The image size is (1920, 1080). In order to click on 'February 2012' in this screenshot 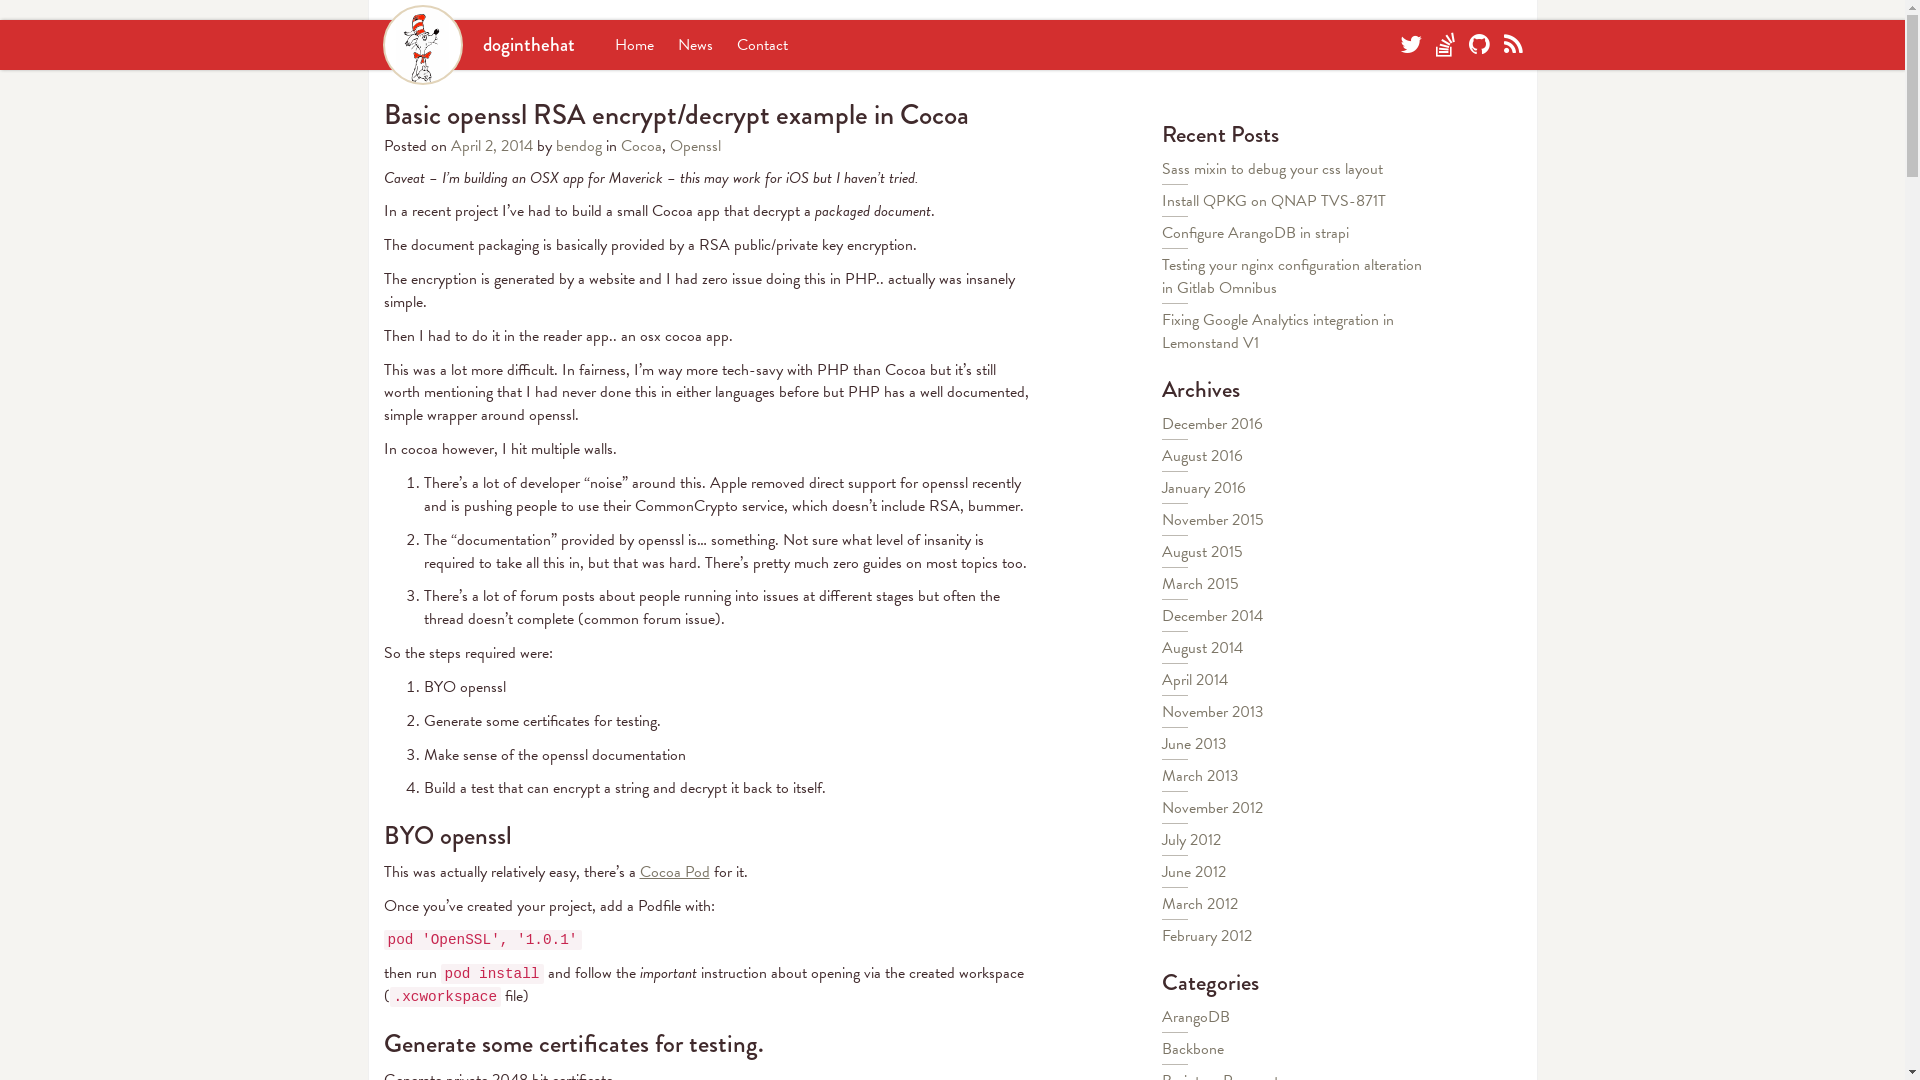, I will do `click(1205, 936)`.